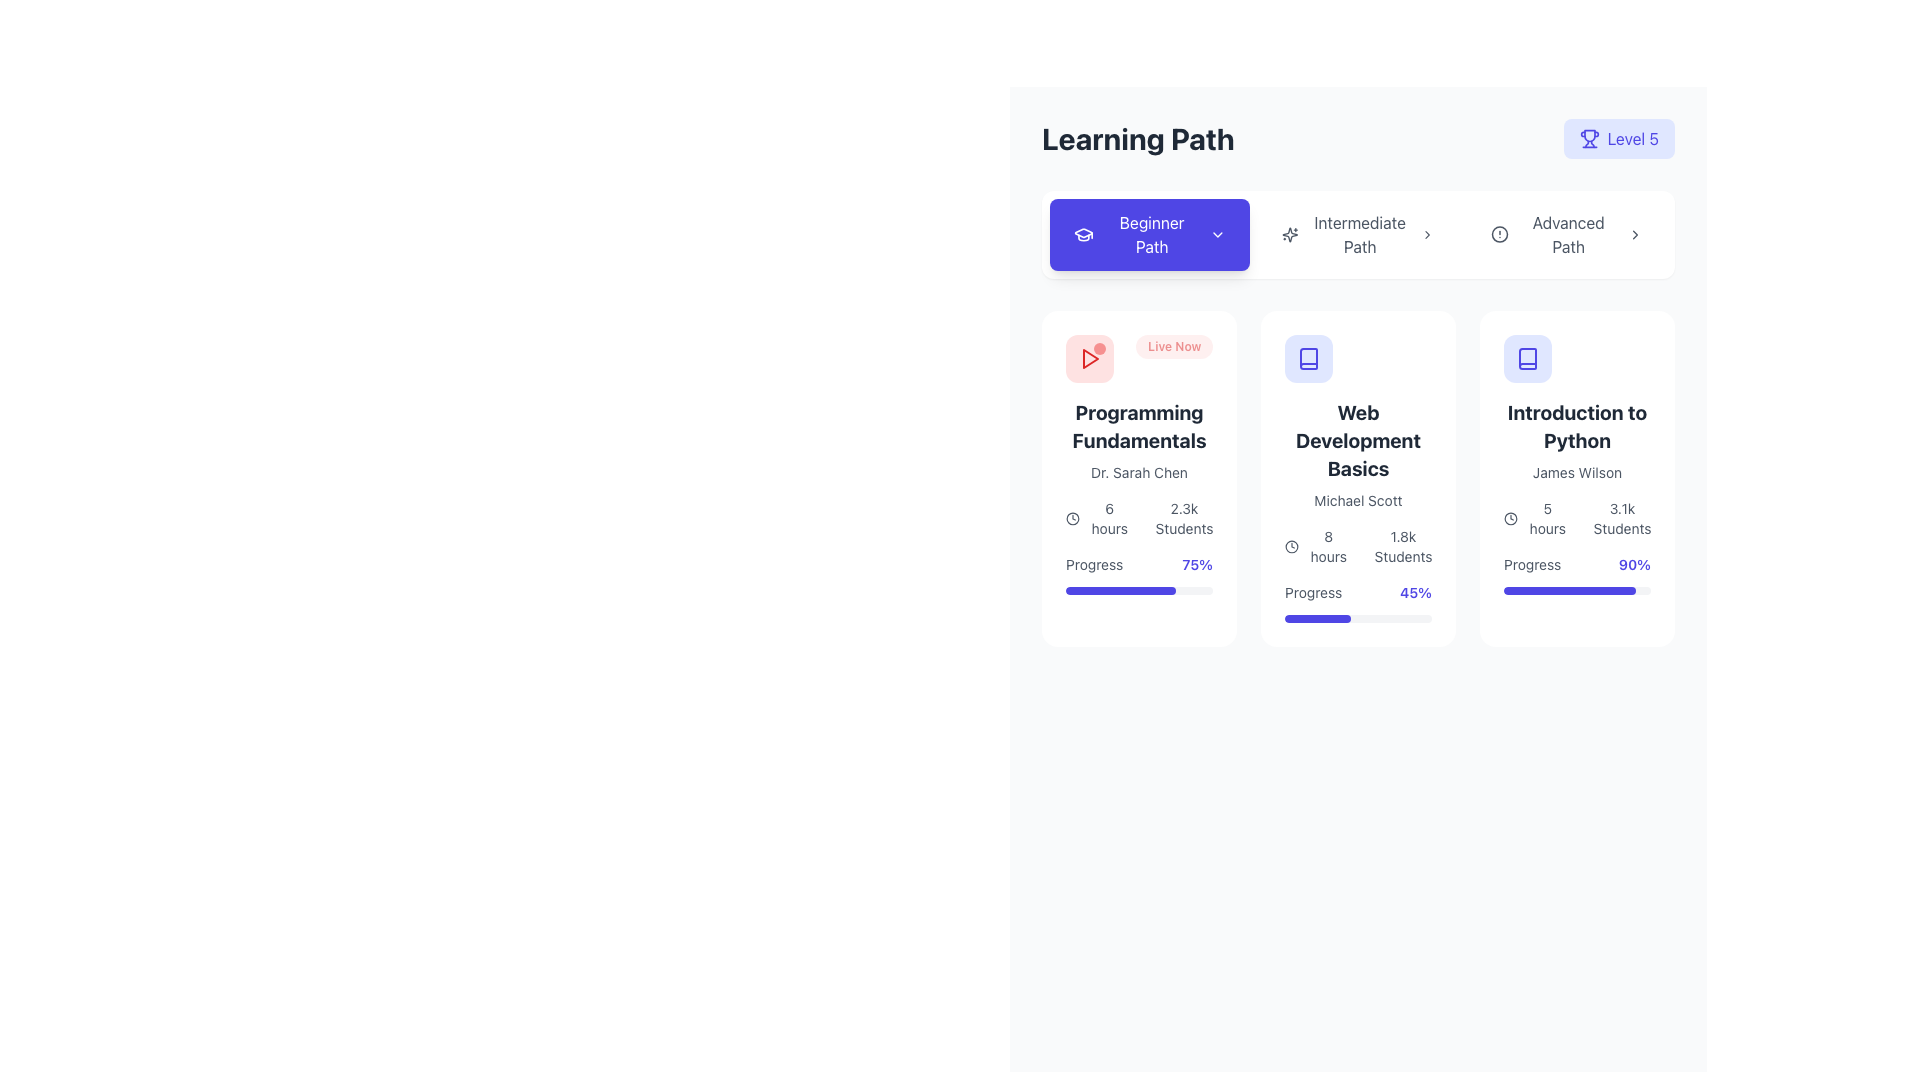  What do you see at coordinates (1180, 518) in the screenshot?
I see `text label indicating the number of students enrolled in the 'Programming Fundamentals' course, located below the '6 hours' text element and the clock icon within the leftmost card` at bounding box center [1180, 518].